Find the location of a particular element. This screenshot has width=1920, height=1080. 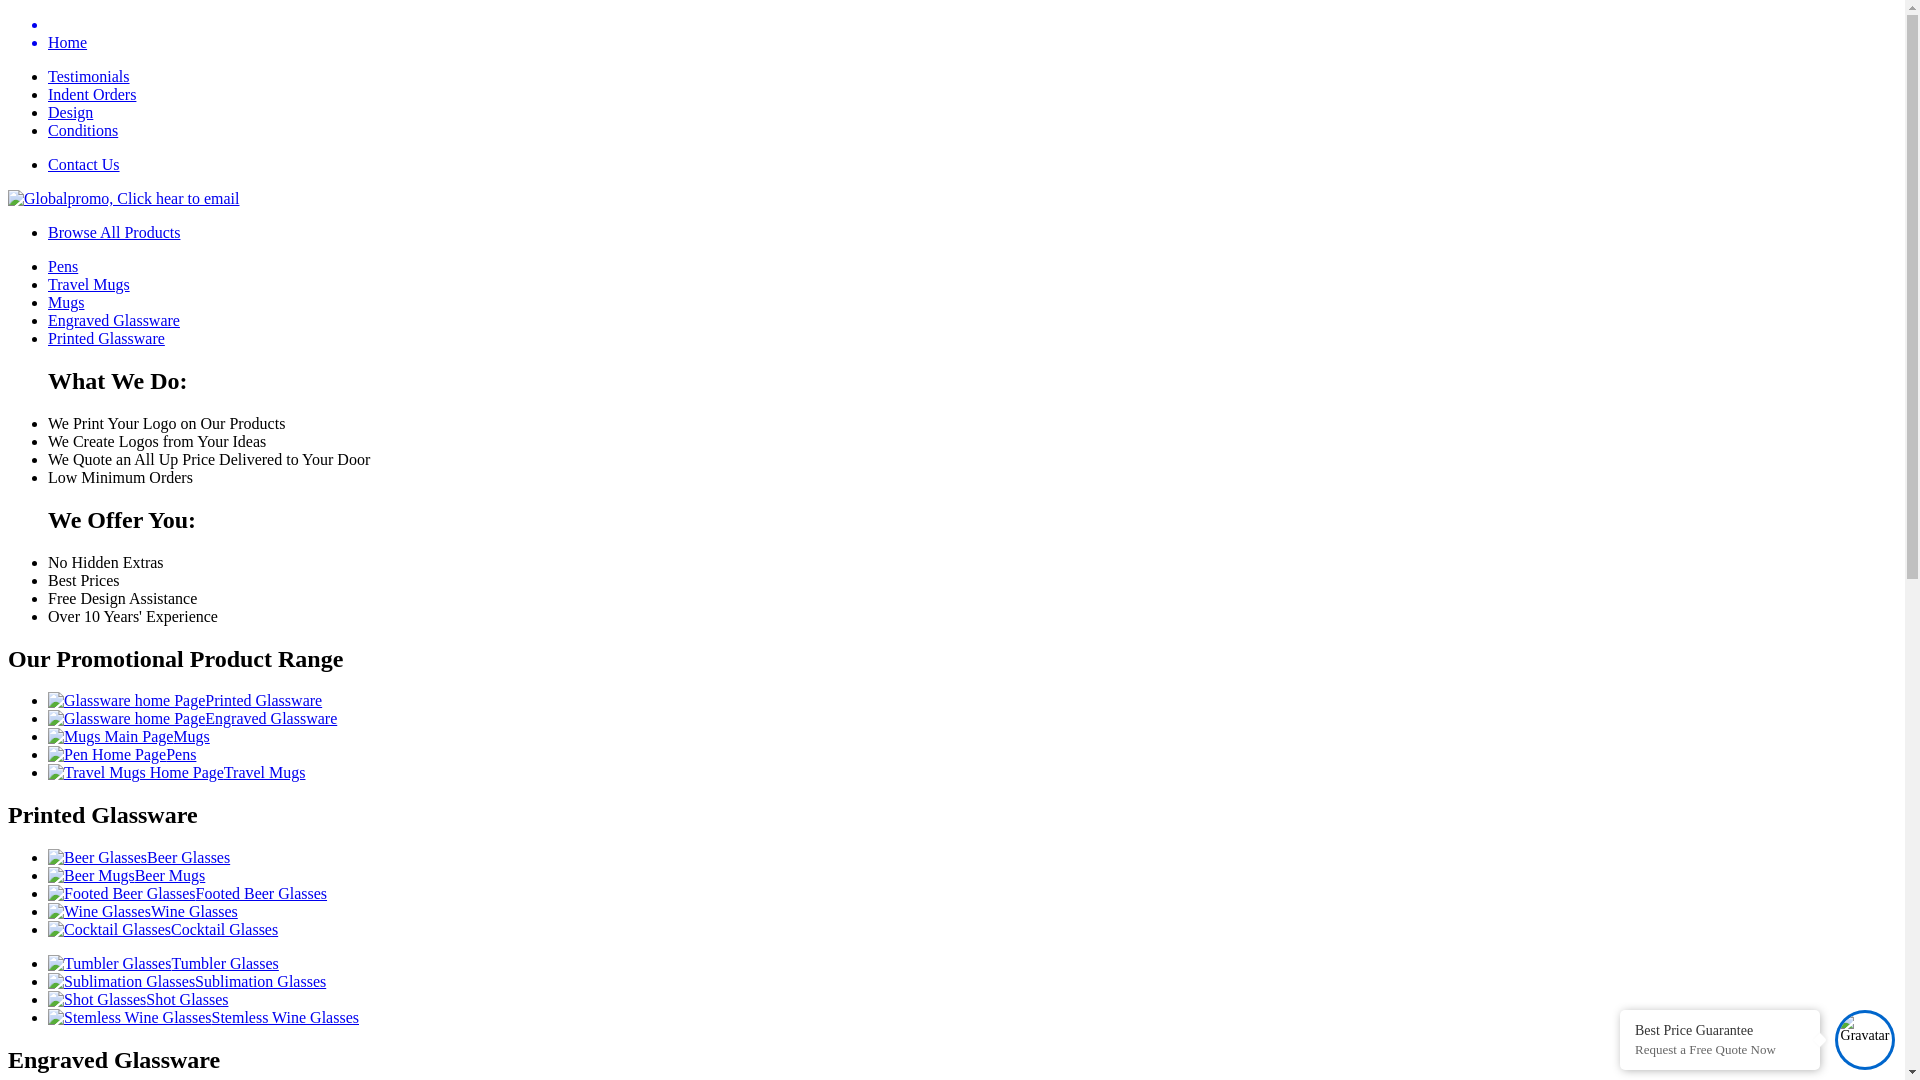

'Travel Mugs' is located at coordinates (176, 771).